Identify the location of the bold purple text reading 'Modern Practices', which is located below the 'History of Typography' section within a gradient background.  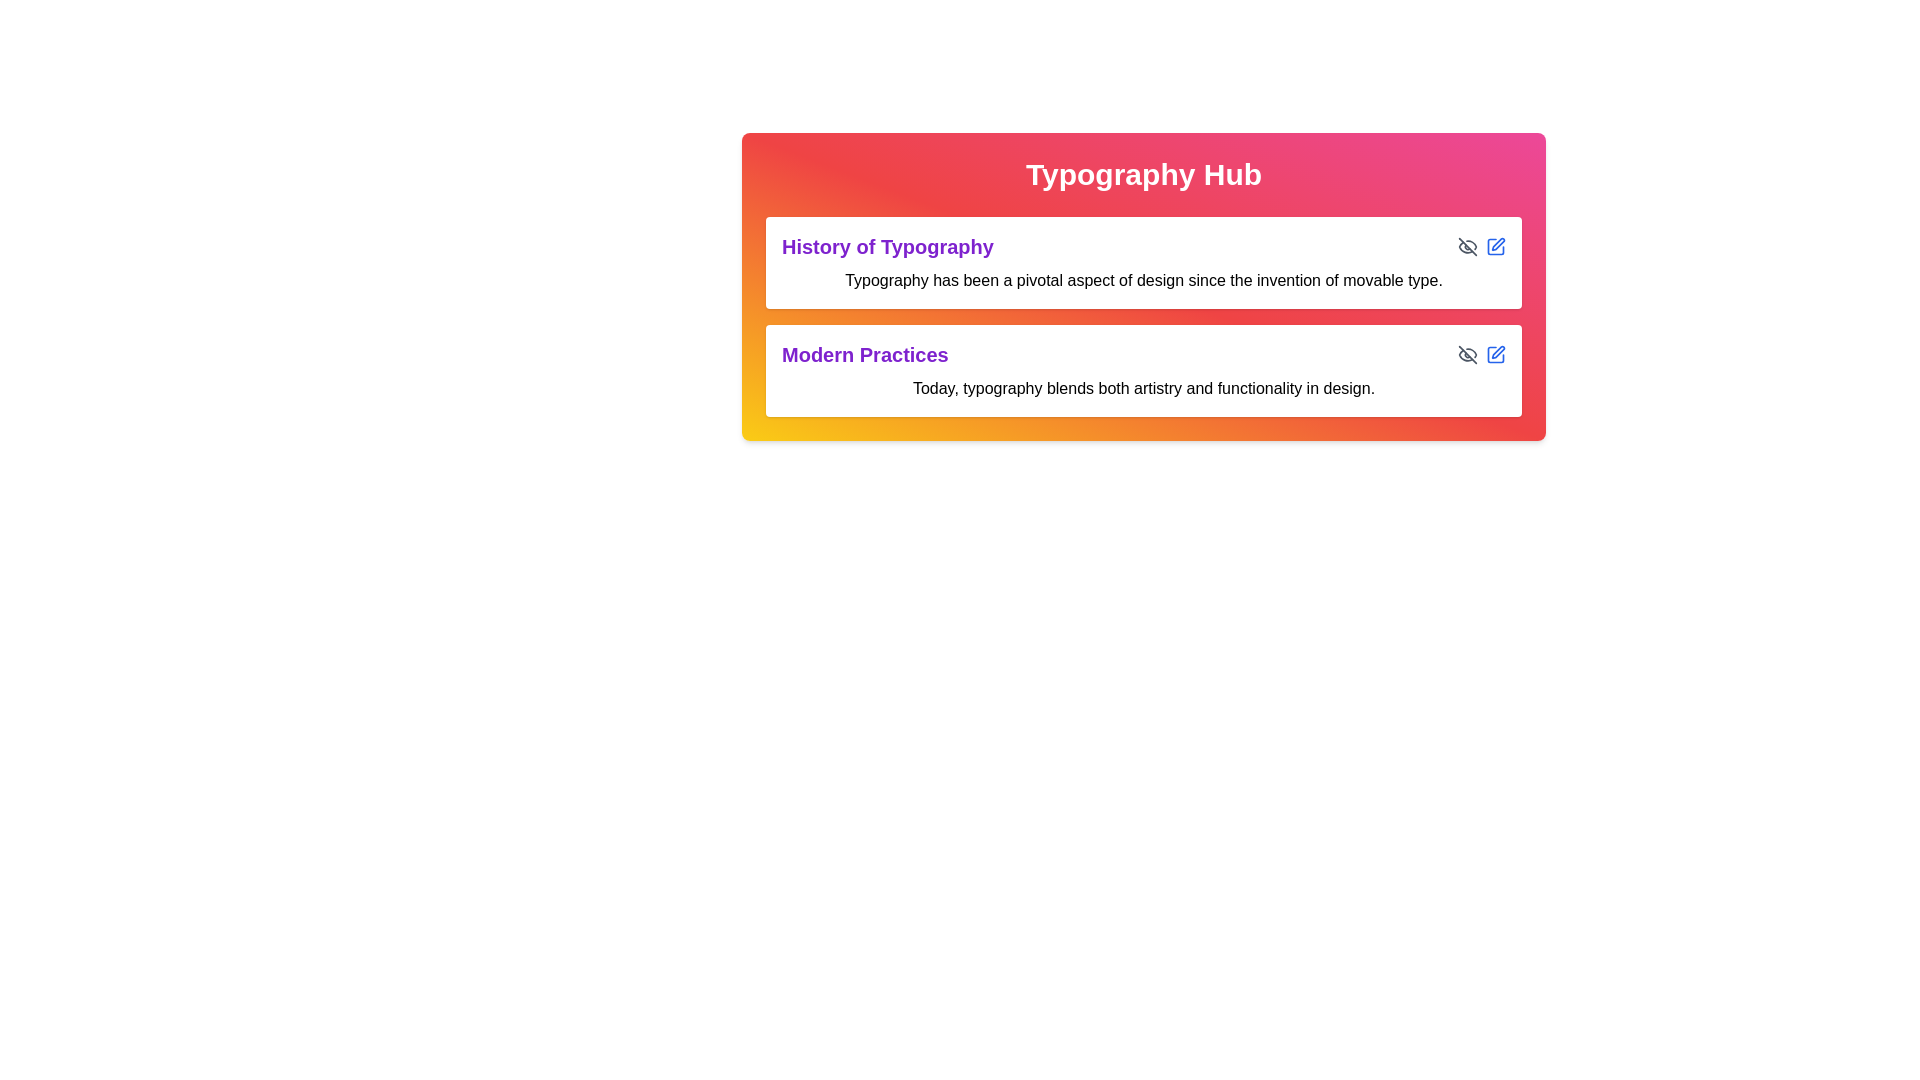
(865, 353).